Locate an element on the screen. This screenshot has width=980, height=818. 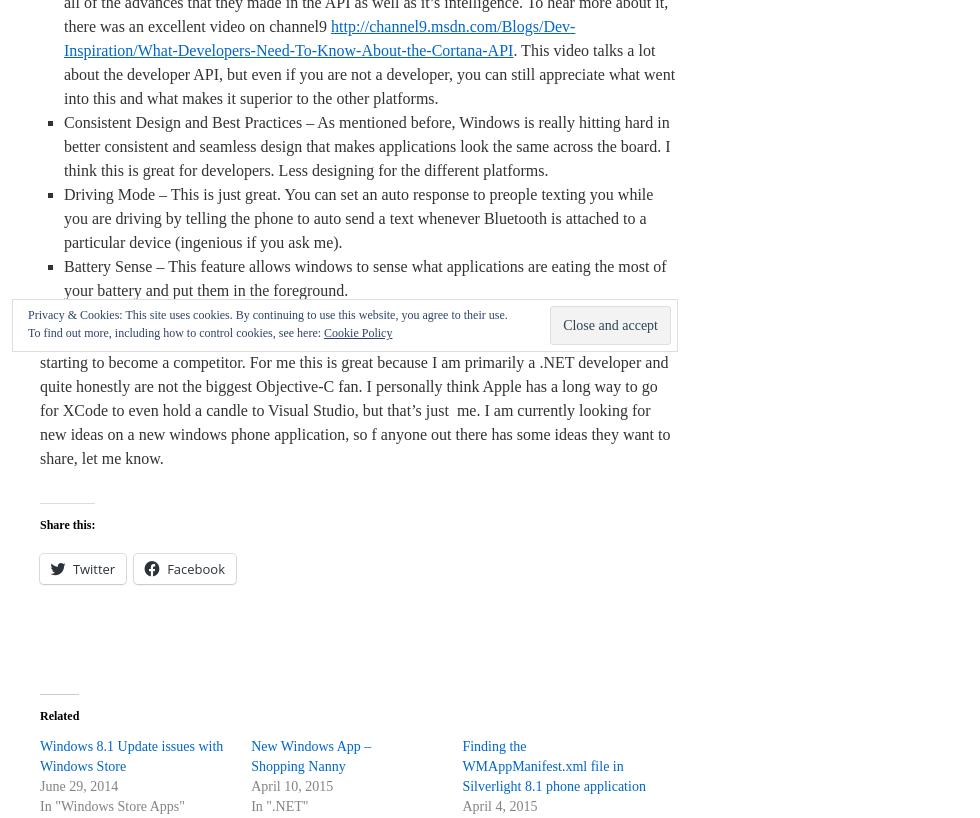
'Driving Mode – This is just great. You can set an auto response to preople texting you while you are driving by telling the phone to auto send a text whenever Bluetooth is attached to a particular device (ingenious if you ask me).' is located at coordinates (358, 218).